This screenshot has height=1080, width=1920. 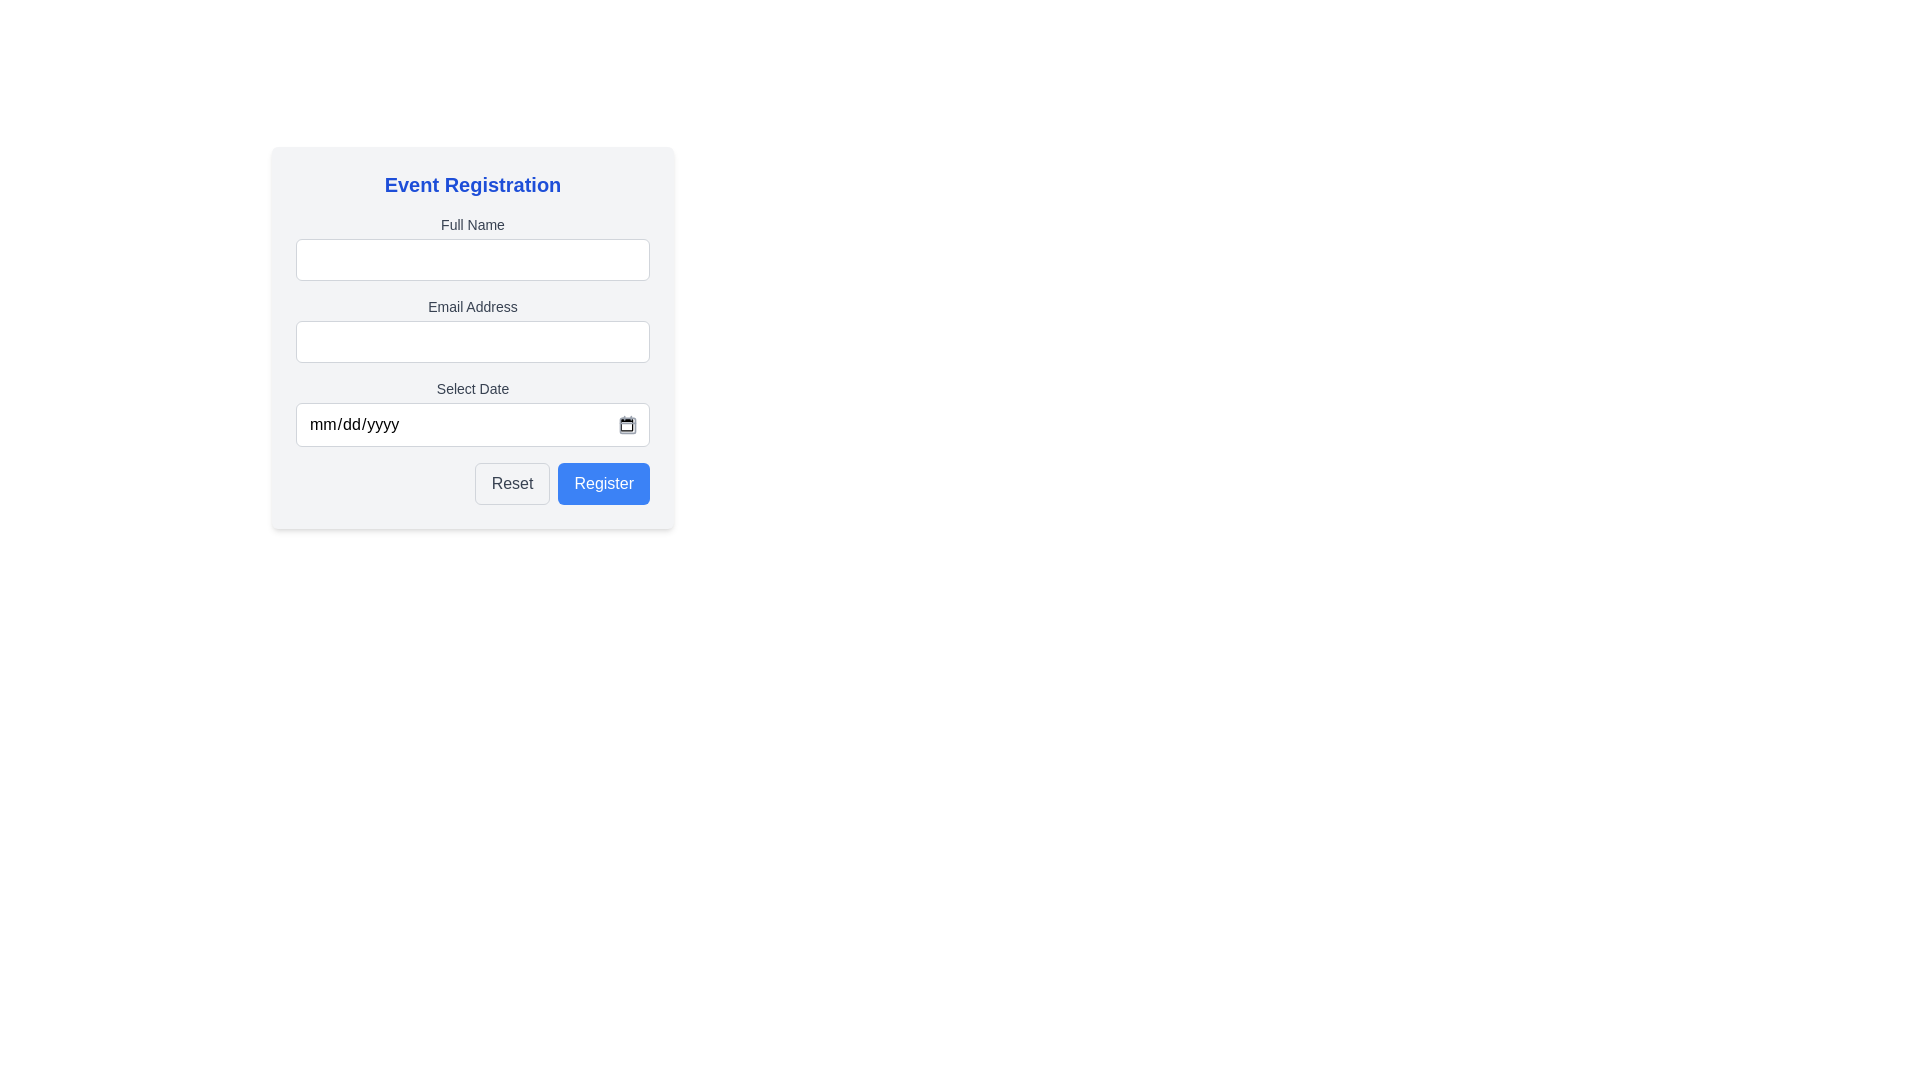 I want to click on the calendar icon, which is a square box with rounded corners located within the 'Select Date' input box, so click(x=627, y=423).